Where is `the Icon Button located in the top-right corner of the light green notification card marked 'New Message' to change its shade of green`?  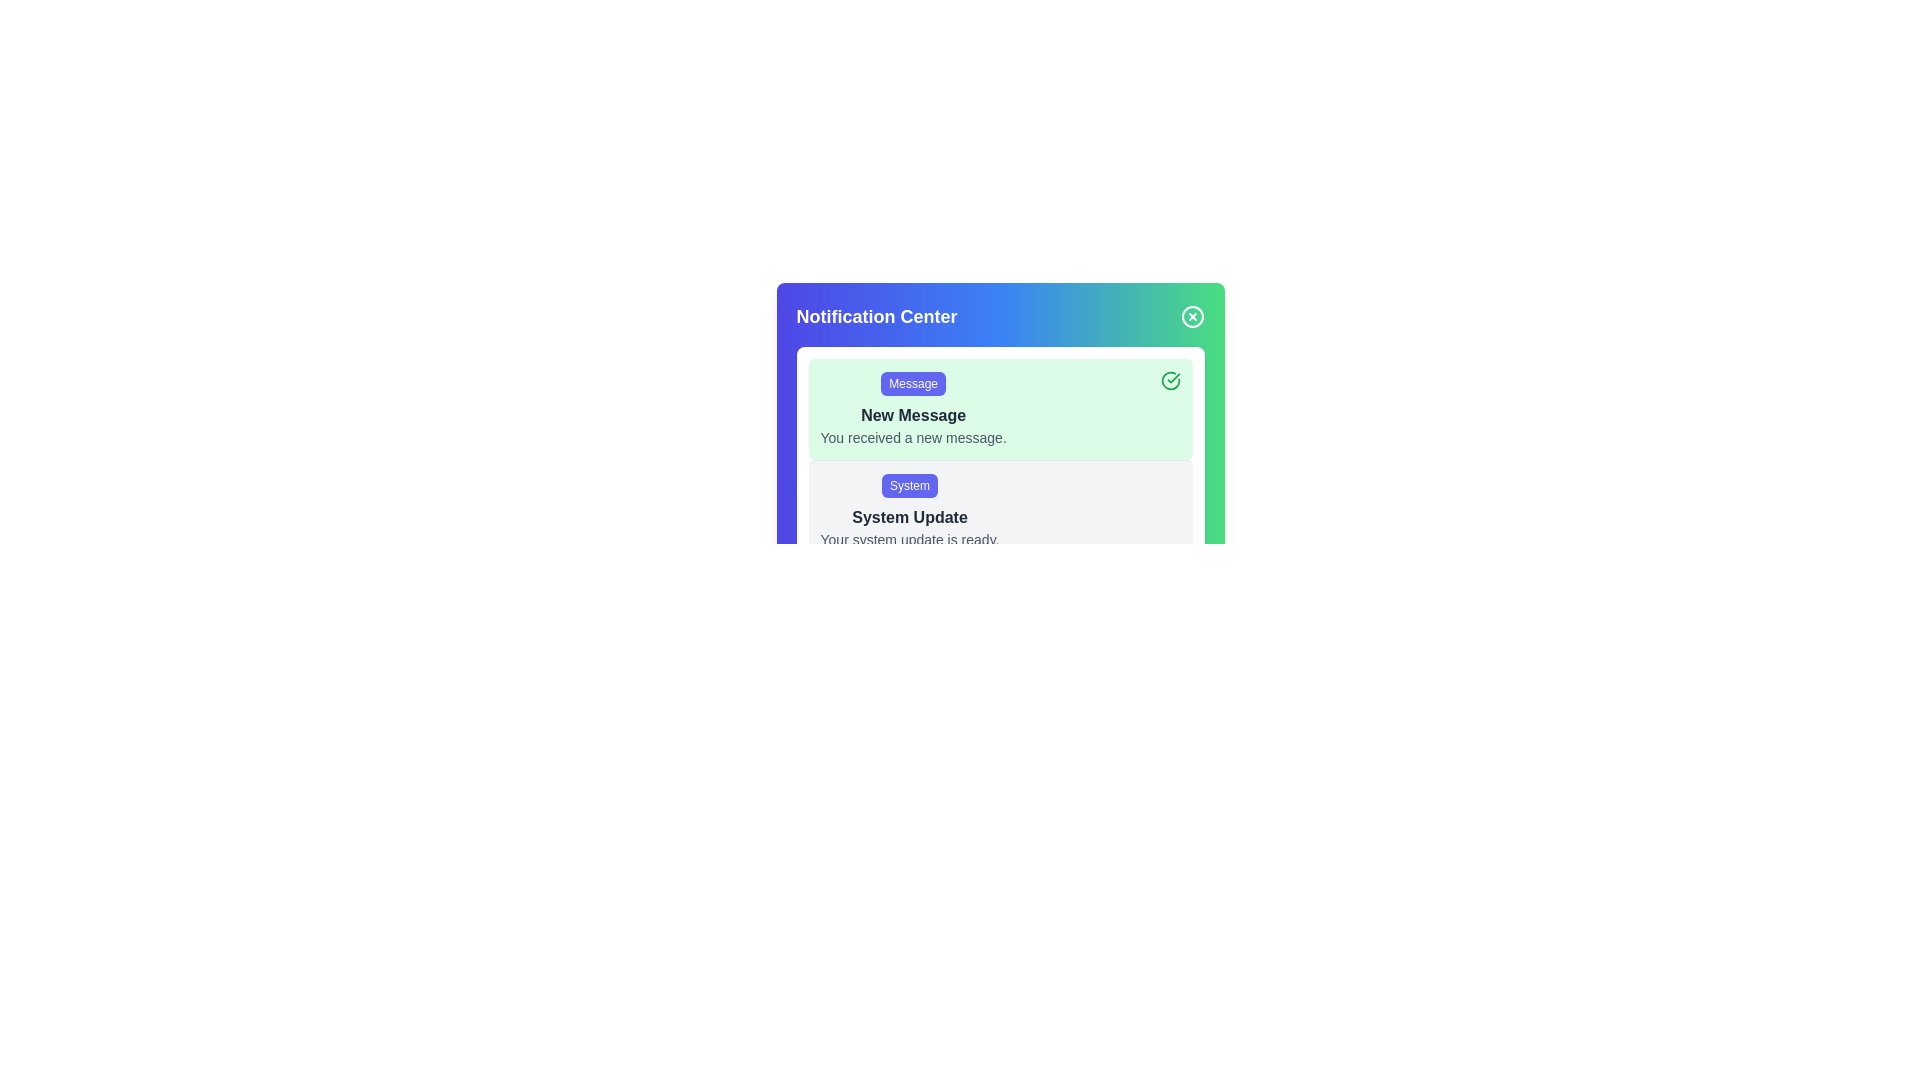
the Icon Button located in the top-right corner of the light green notification card marked 'New Message' to change its shade of green is located at coordinates (1170, 381).